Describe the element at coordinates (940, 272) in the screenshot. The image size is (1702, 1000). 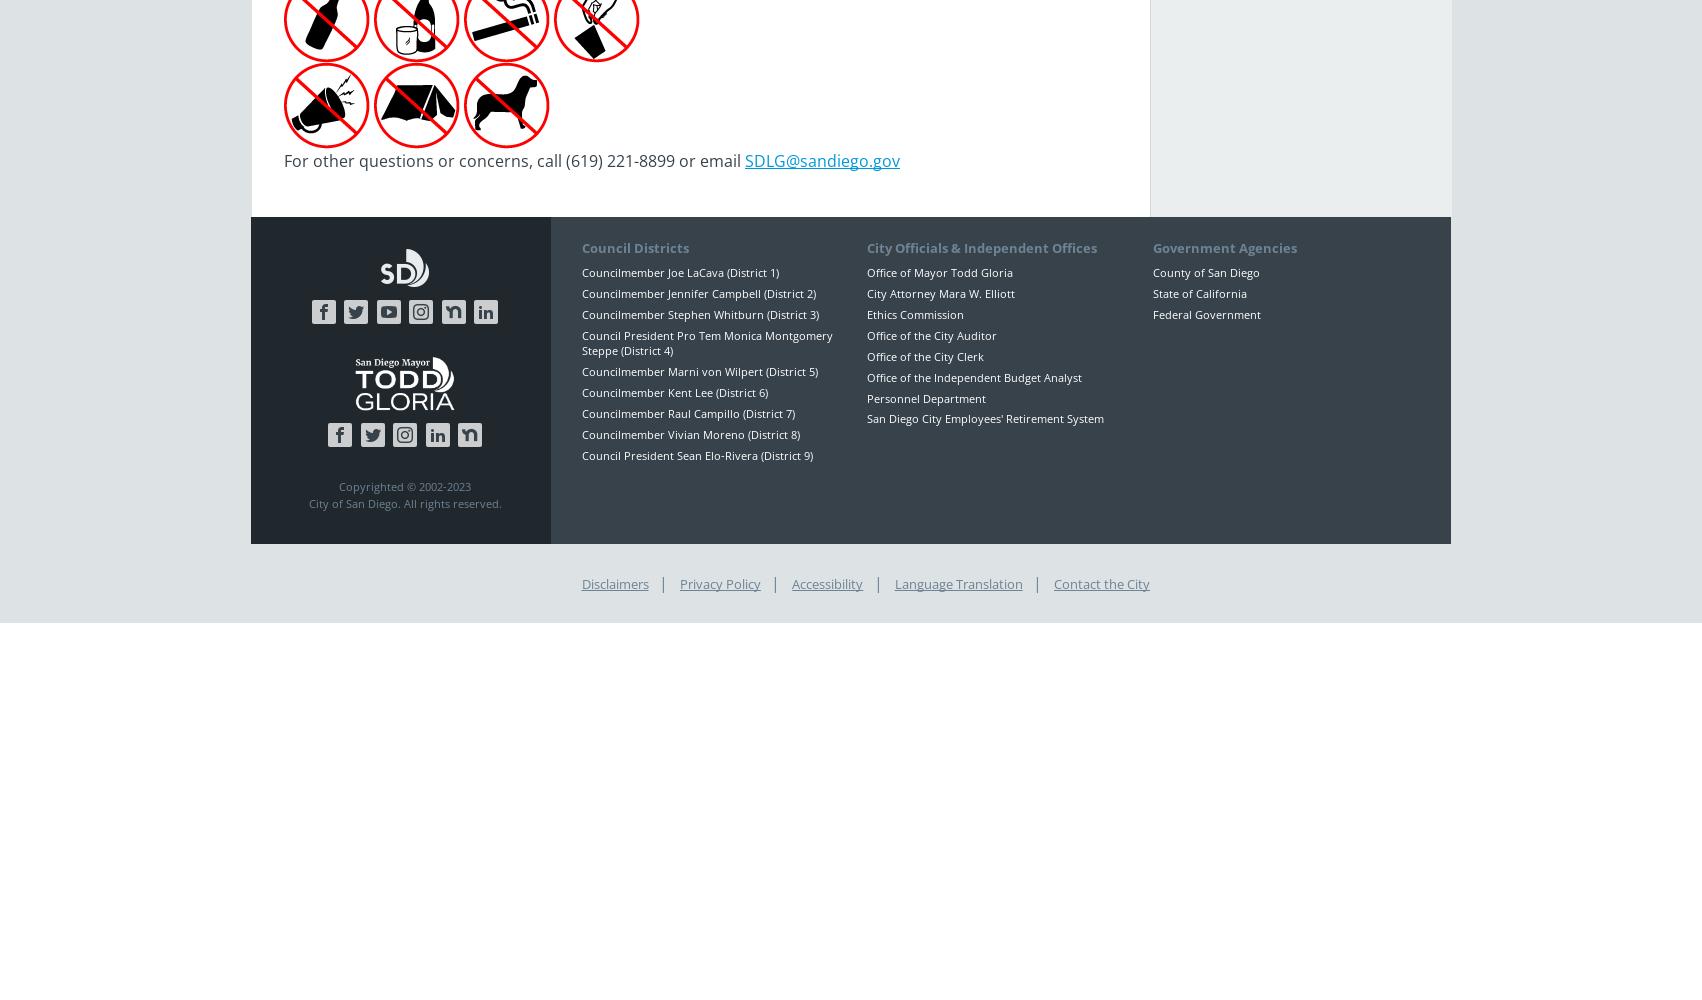
I see `'Office of Mayor Todd Gloria'` at that location.